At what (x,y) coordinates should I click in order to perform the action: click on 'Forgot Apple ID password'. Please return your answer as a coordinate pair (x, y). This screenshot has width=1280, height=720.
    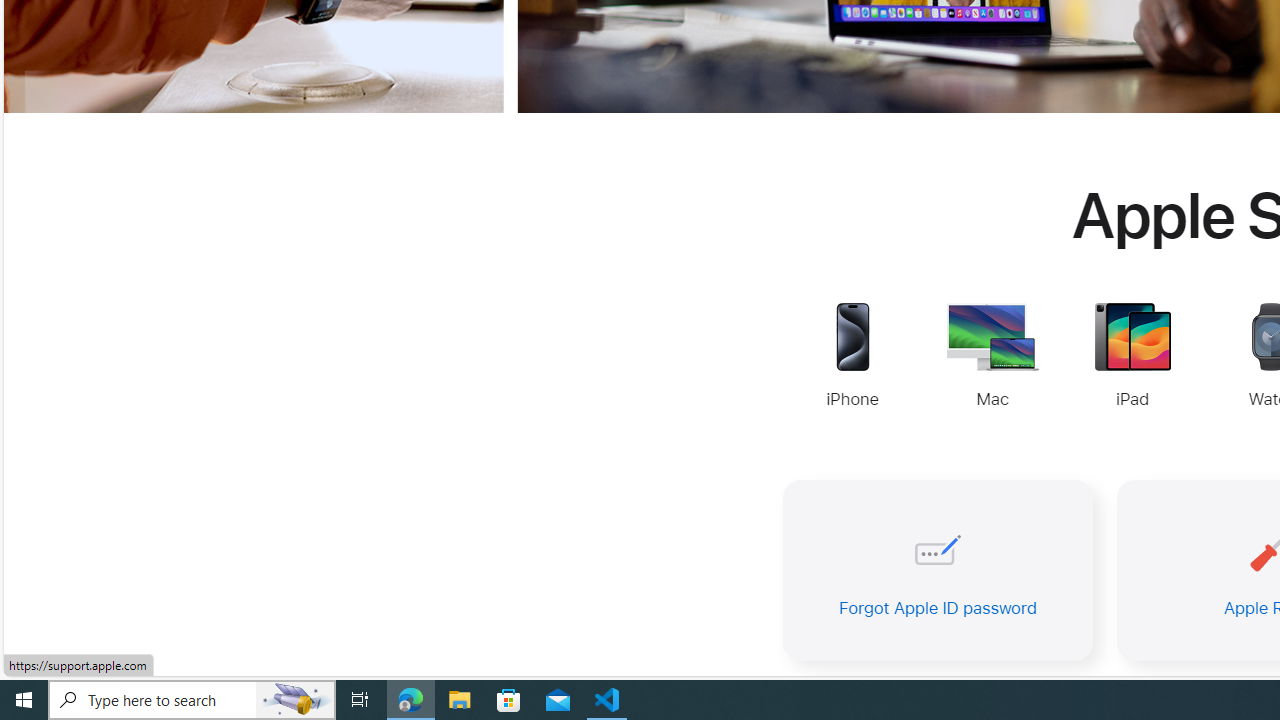
    Looking at the image, I should click on (937, 570).